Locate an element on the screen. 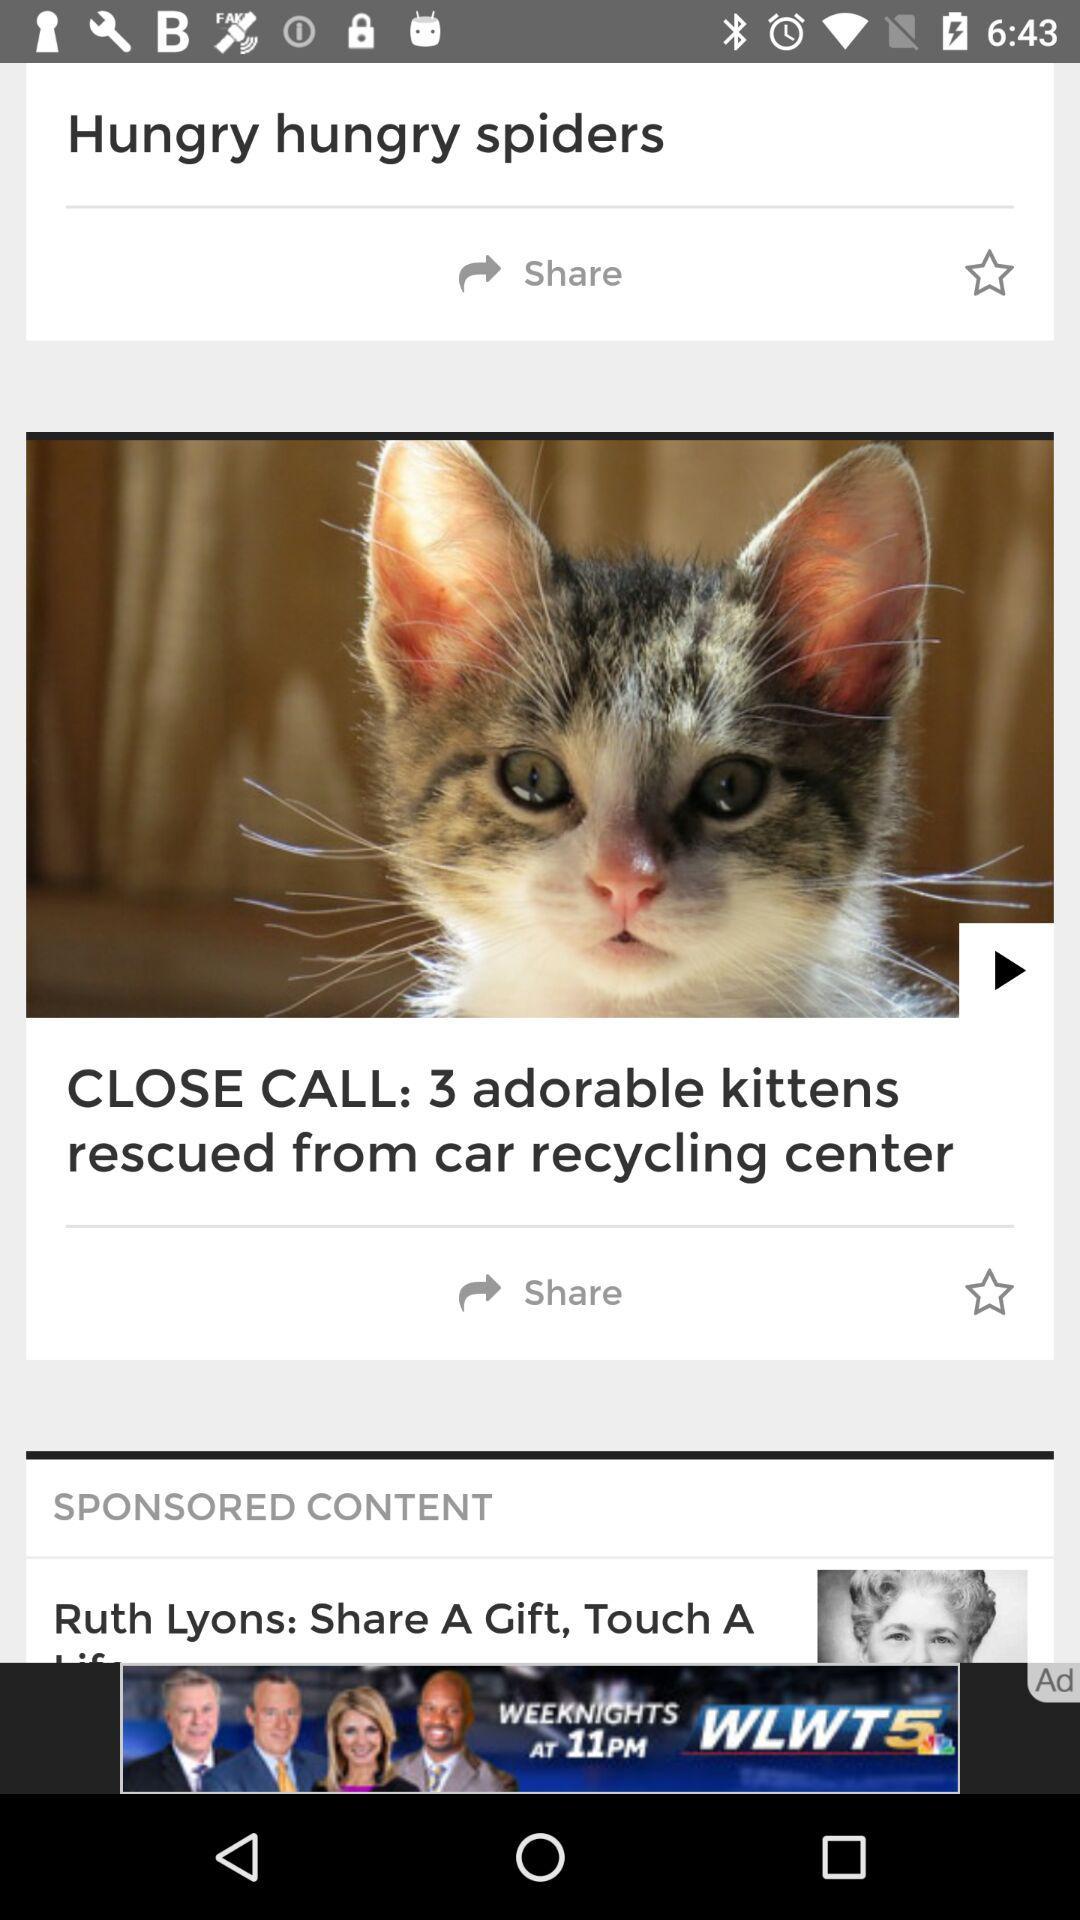 The image size is (1080, 1920). advertisement is located at coordinates (540, 1727).